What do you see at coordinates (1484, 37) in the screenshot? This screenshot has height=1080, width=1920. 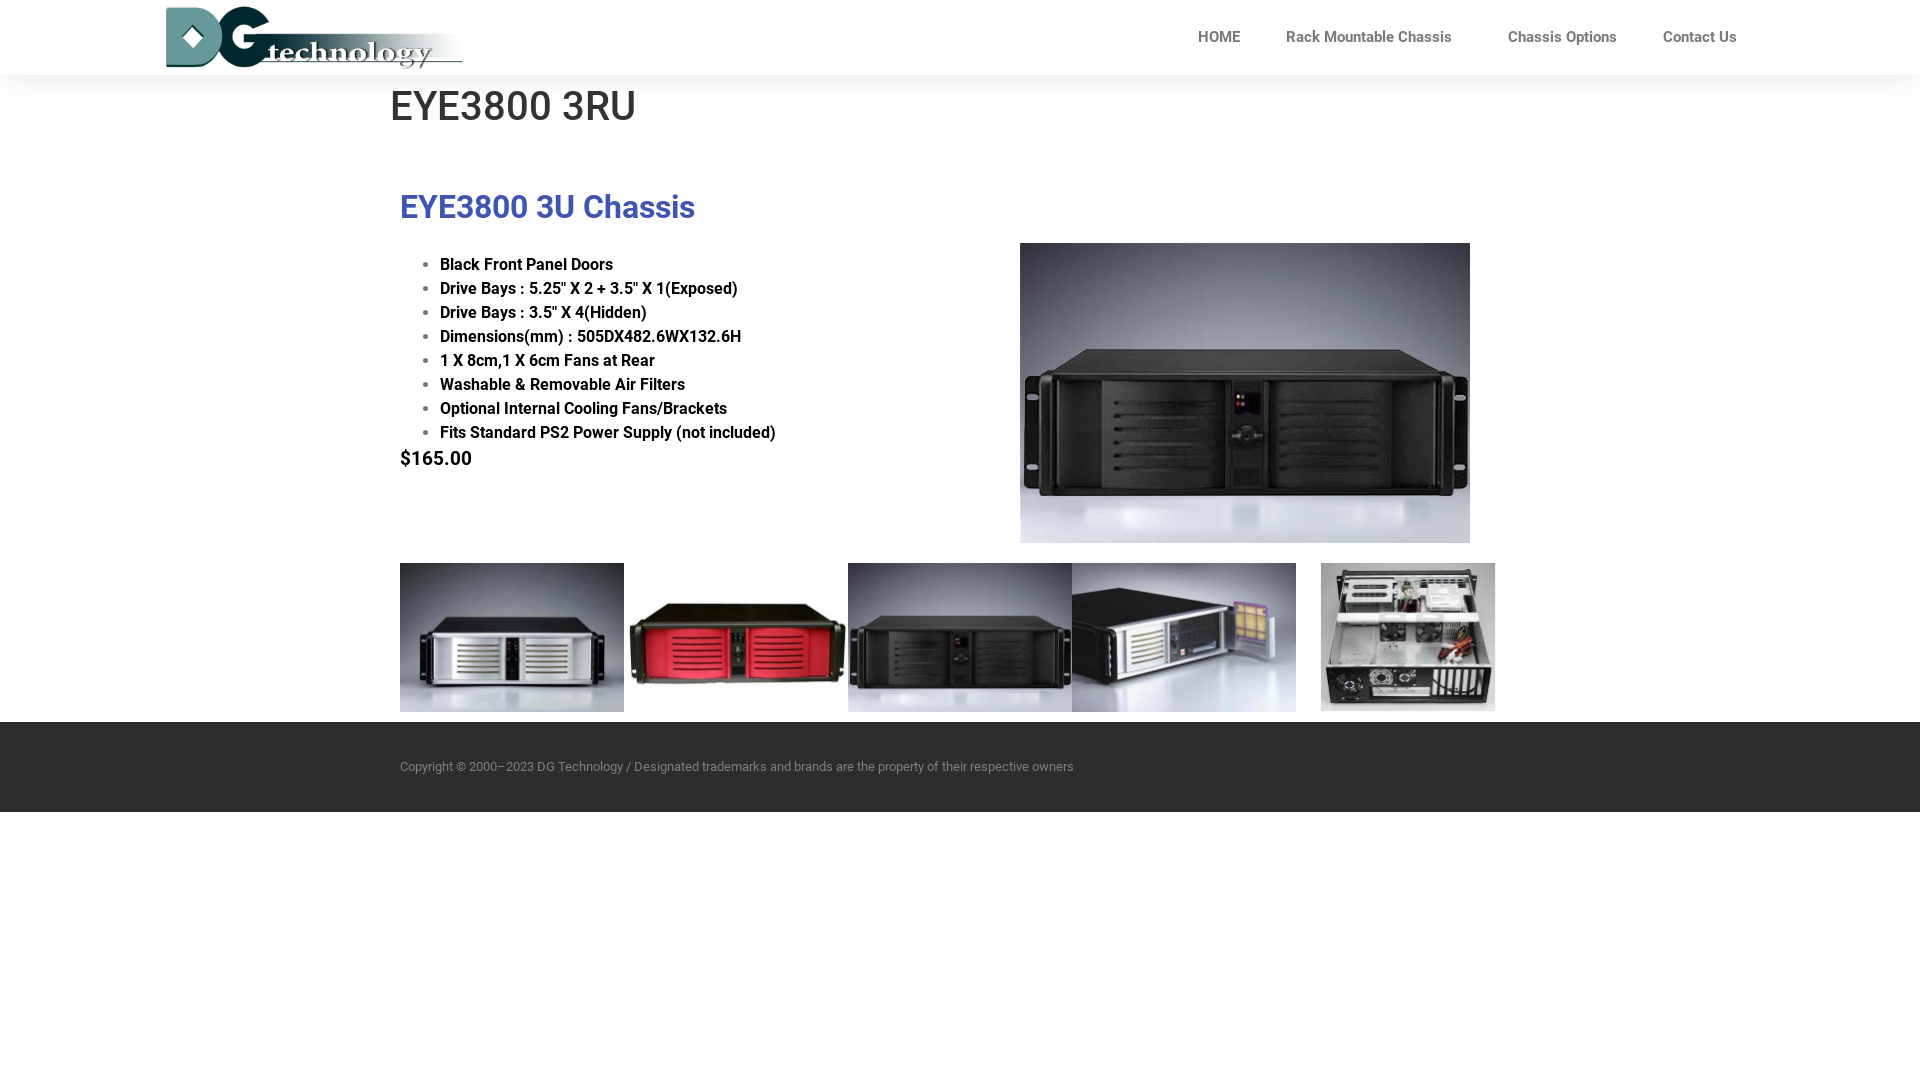 I see `'Chassis Options'` at bounding box center [1484, 37].